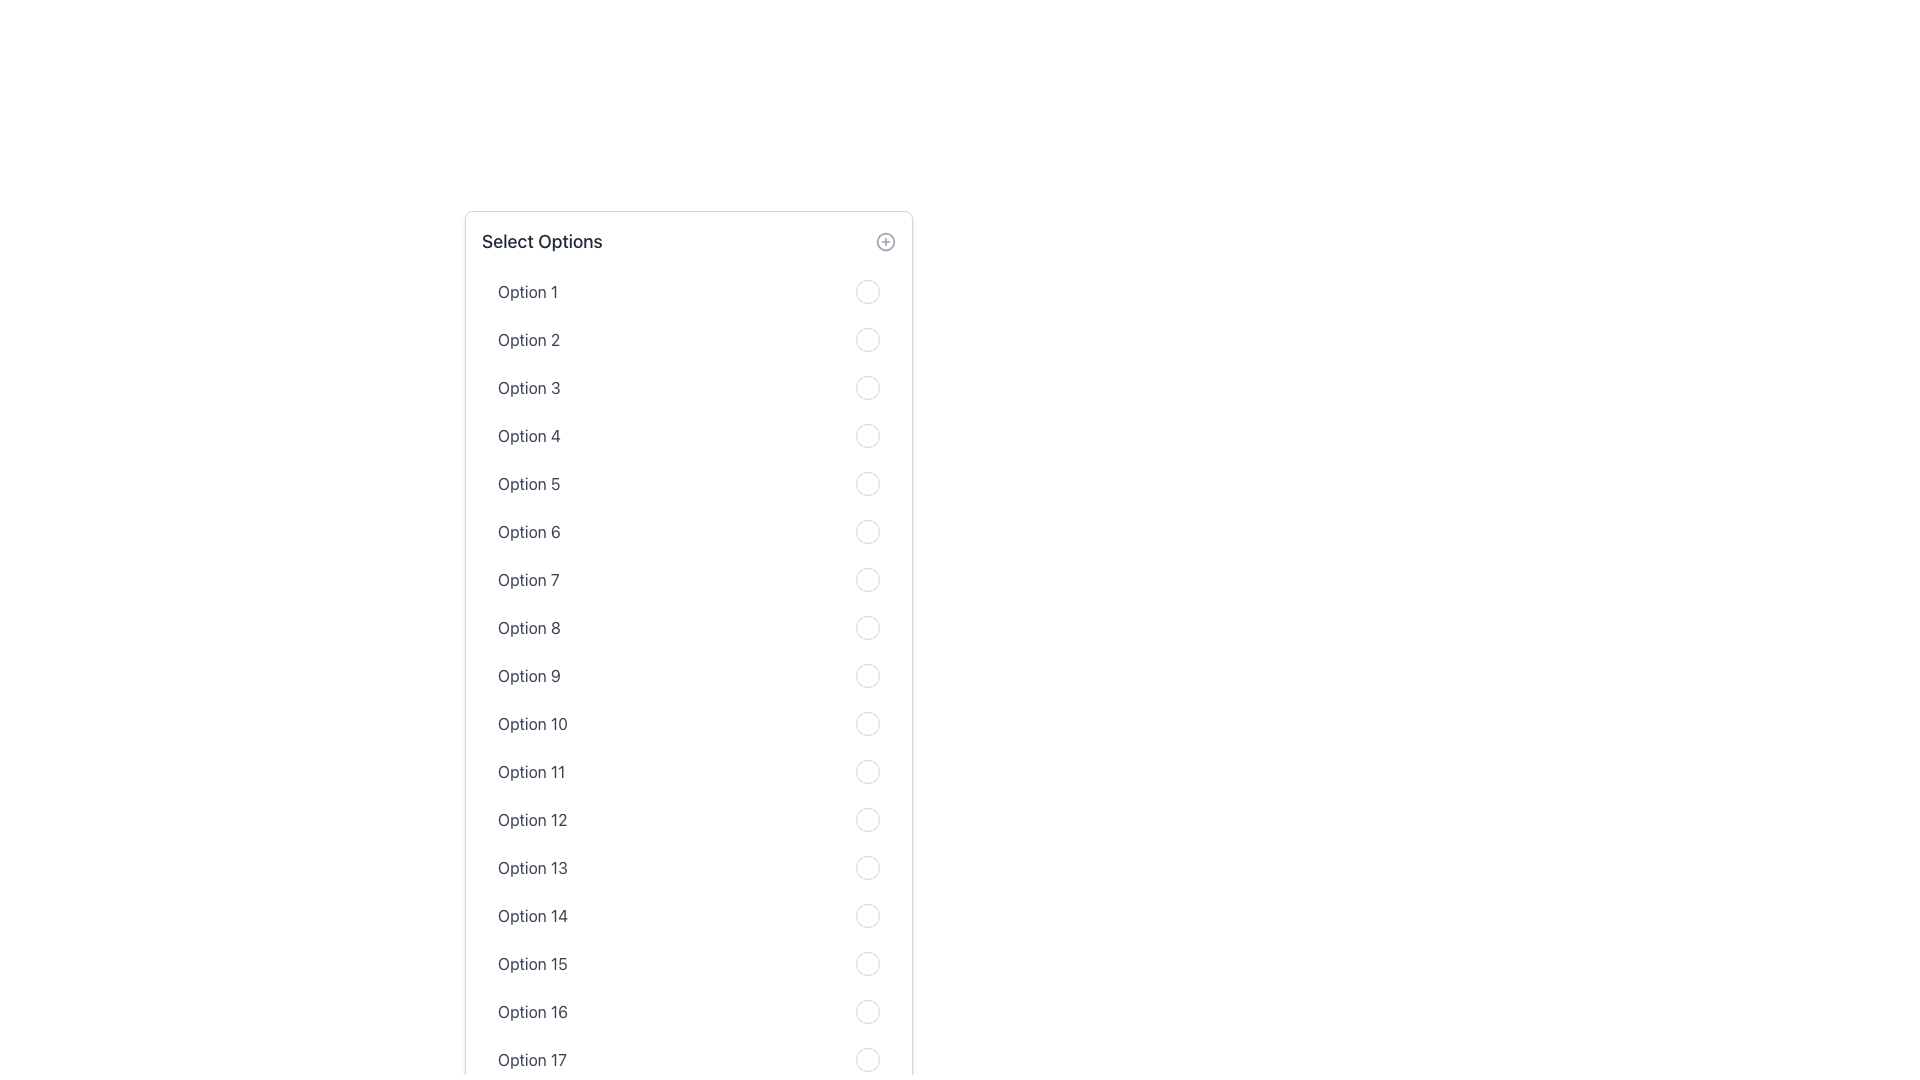  I want to click on the radio button with a thin gray border located on the far-right side of the list entry labeled 'Option 11', so click(868, 770).